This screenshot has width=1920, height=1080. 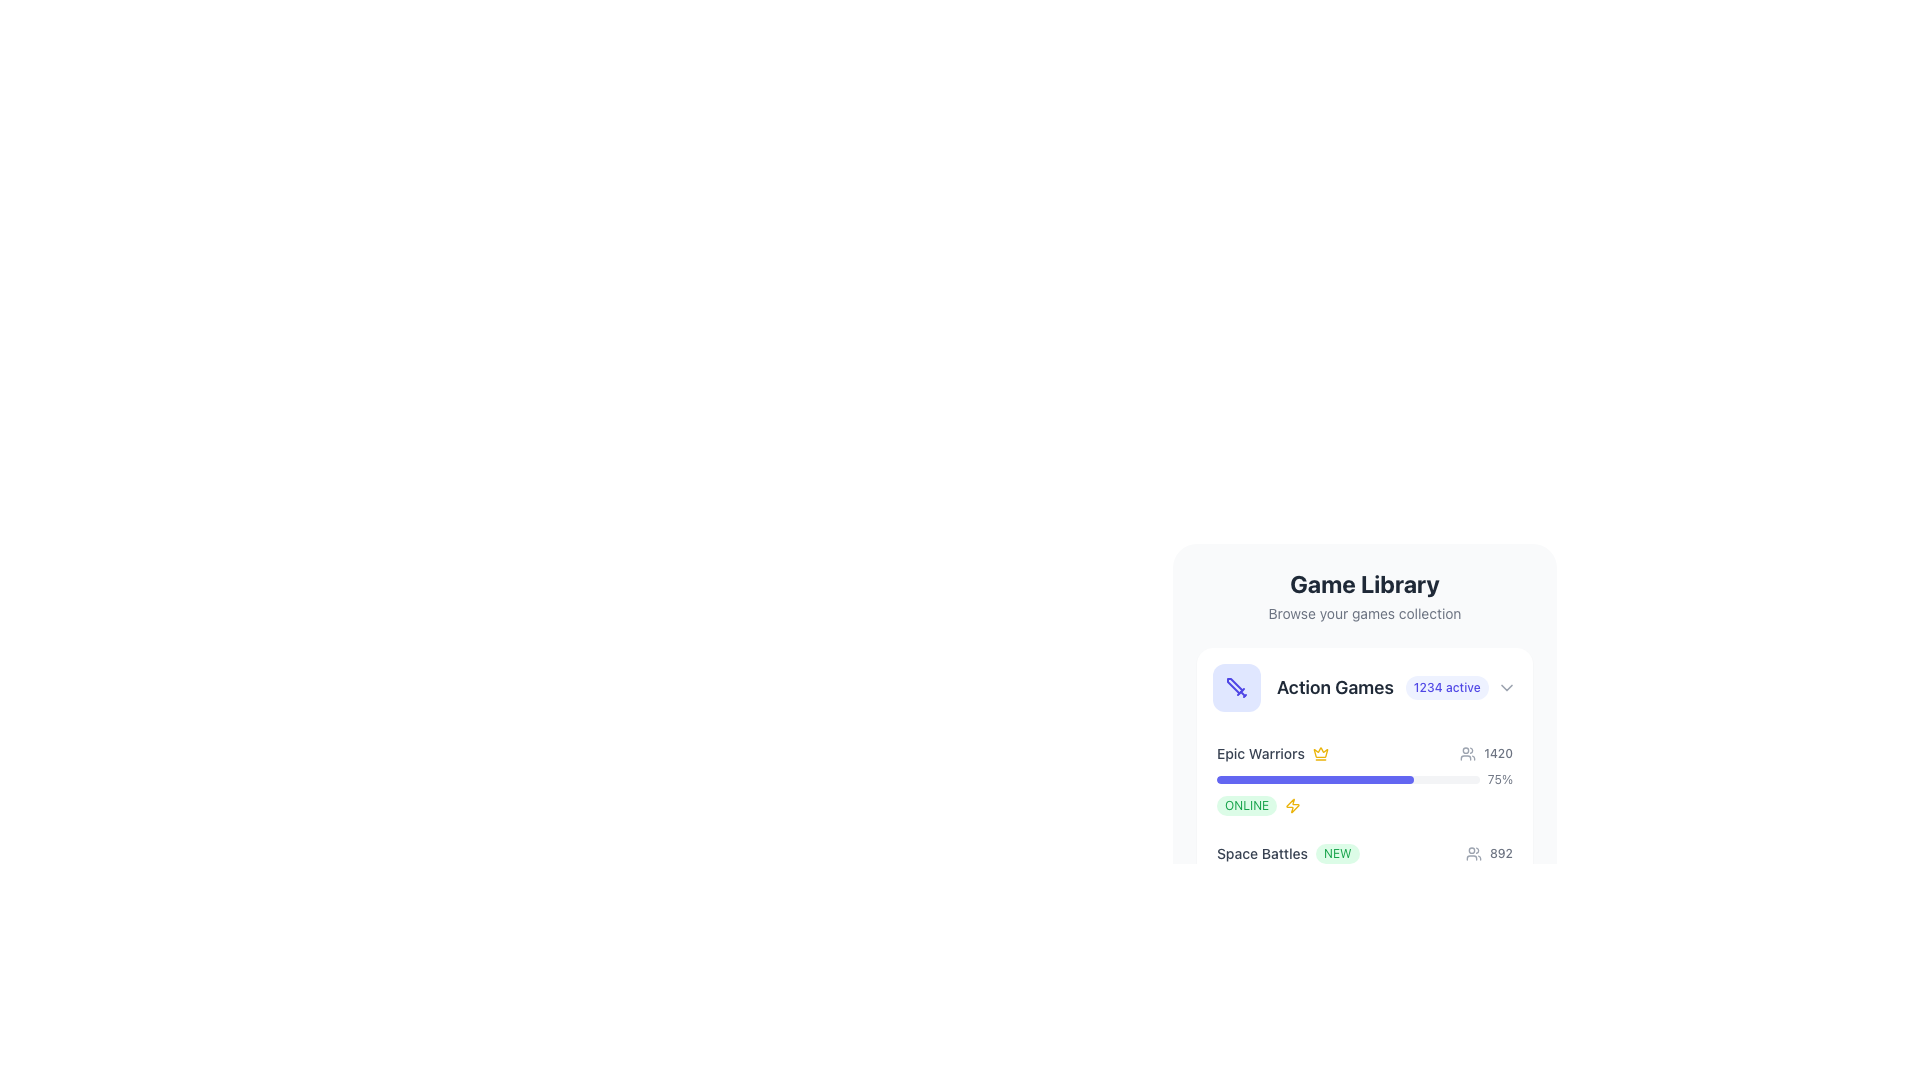 I want to click on the sword icon located at the top left corner of the 'Action Games' card in the 'Game Library' section, which symbolizes the action aspect of the category, so click(x=1236, y=686).